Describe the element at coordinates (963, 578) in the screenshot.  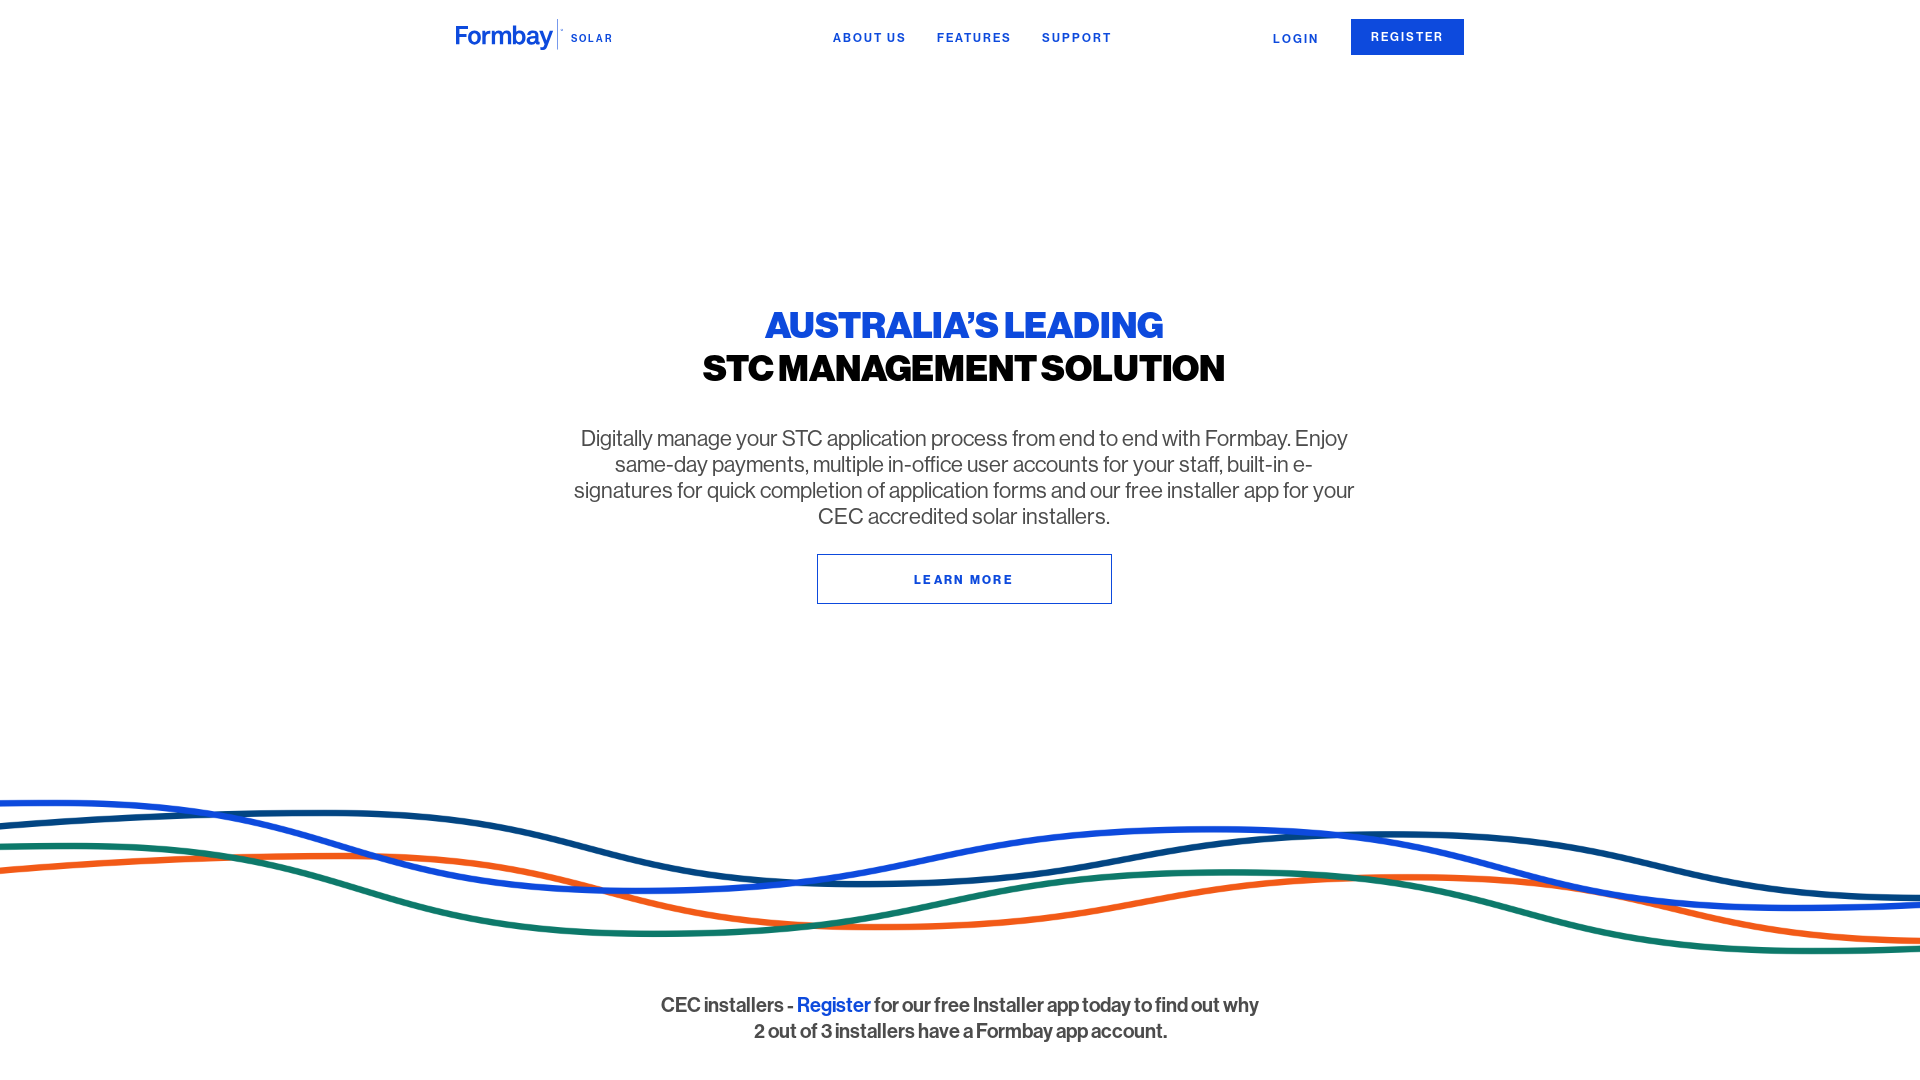
I see `'LEARN MORE'` at that location.